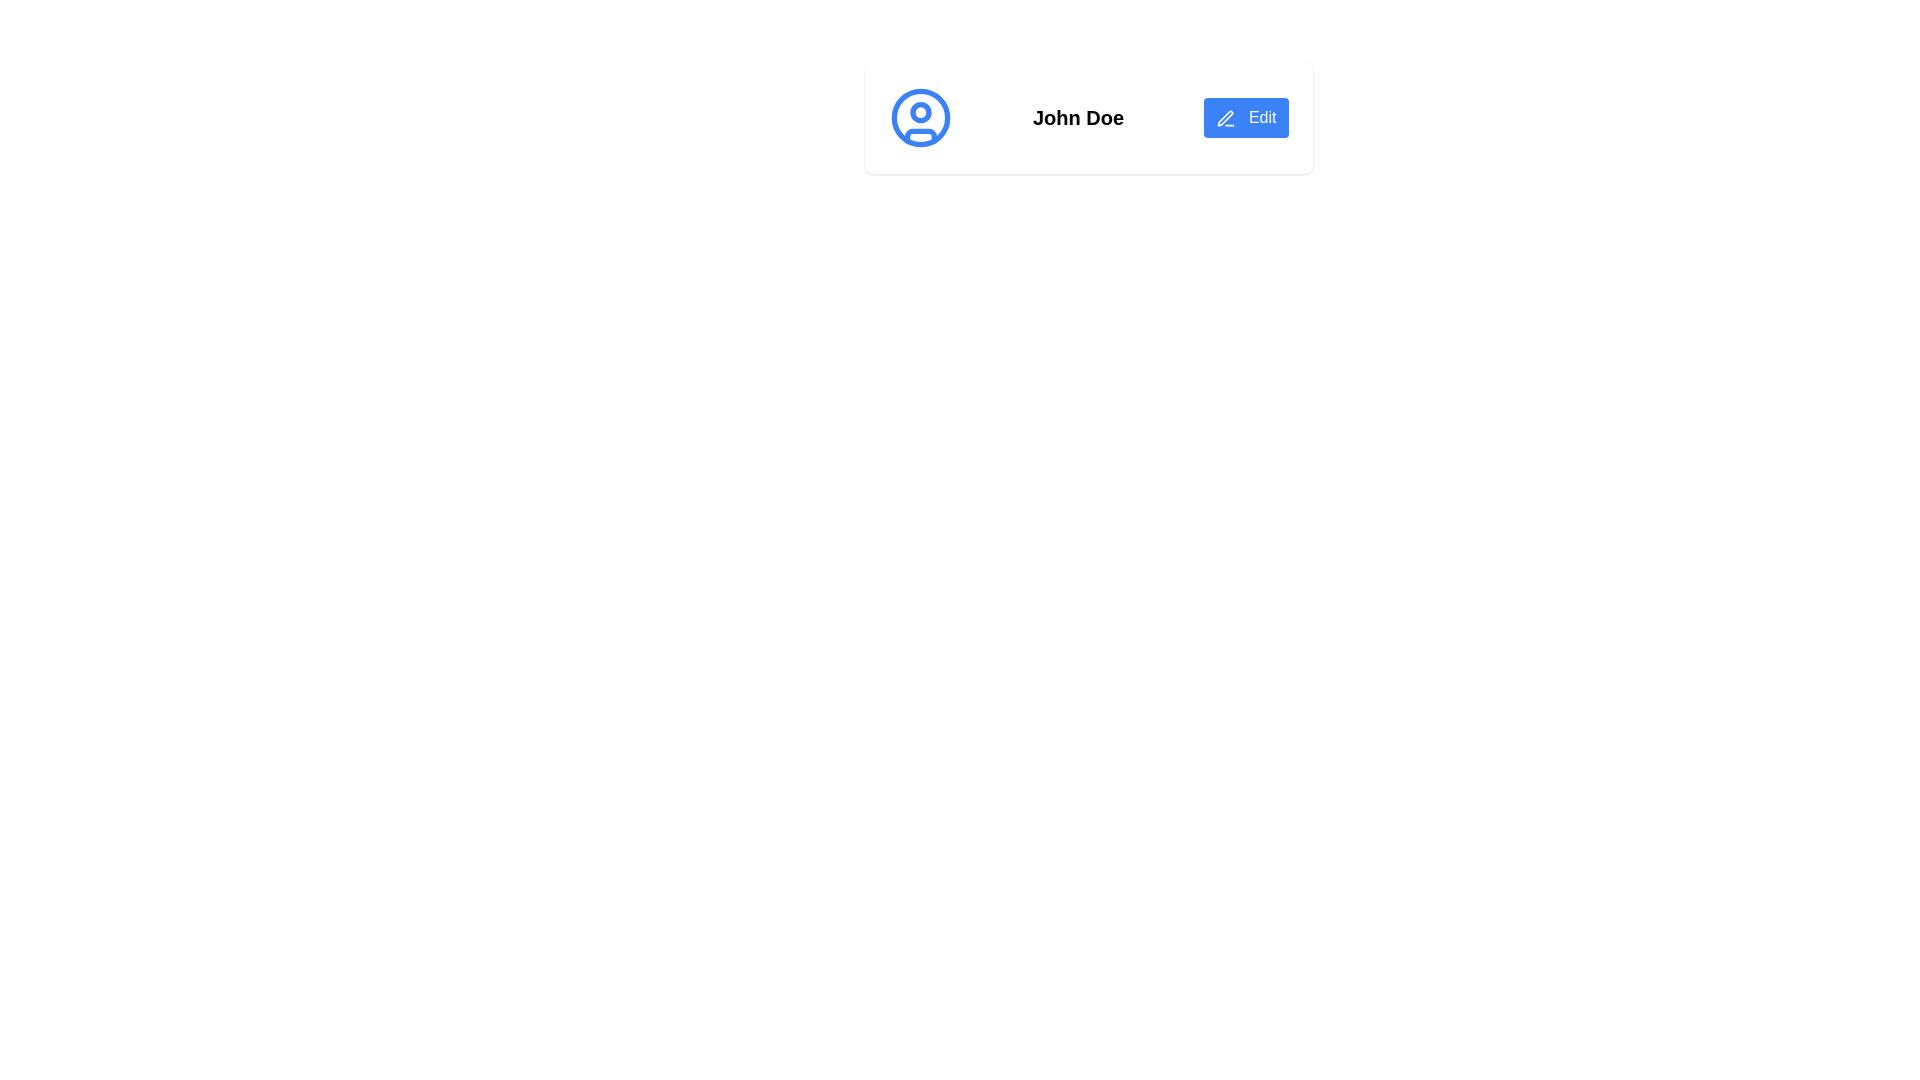 Image resolution: width=1920 pixels, height=1080 pixels. What do you see at coordinates (1087, 118) in the screenshot?
I see `profile name 'John Doe' displayed in the profile display area, which includes a blue circular icon and an 'Edit' button` at bounding box center [1087, 118].